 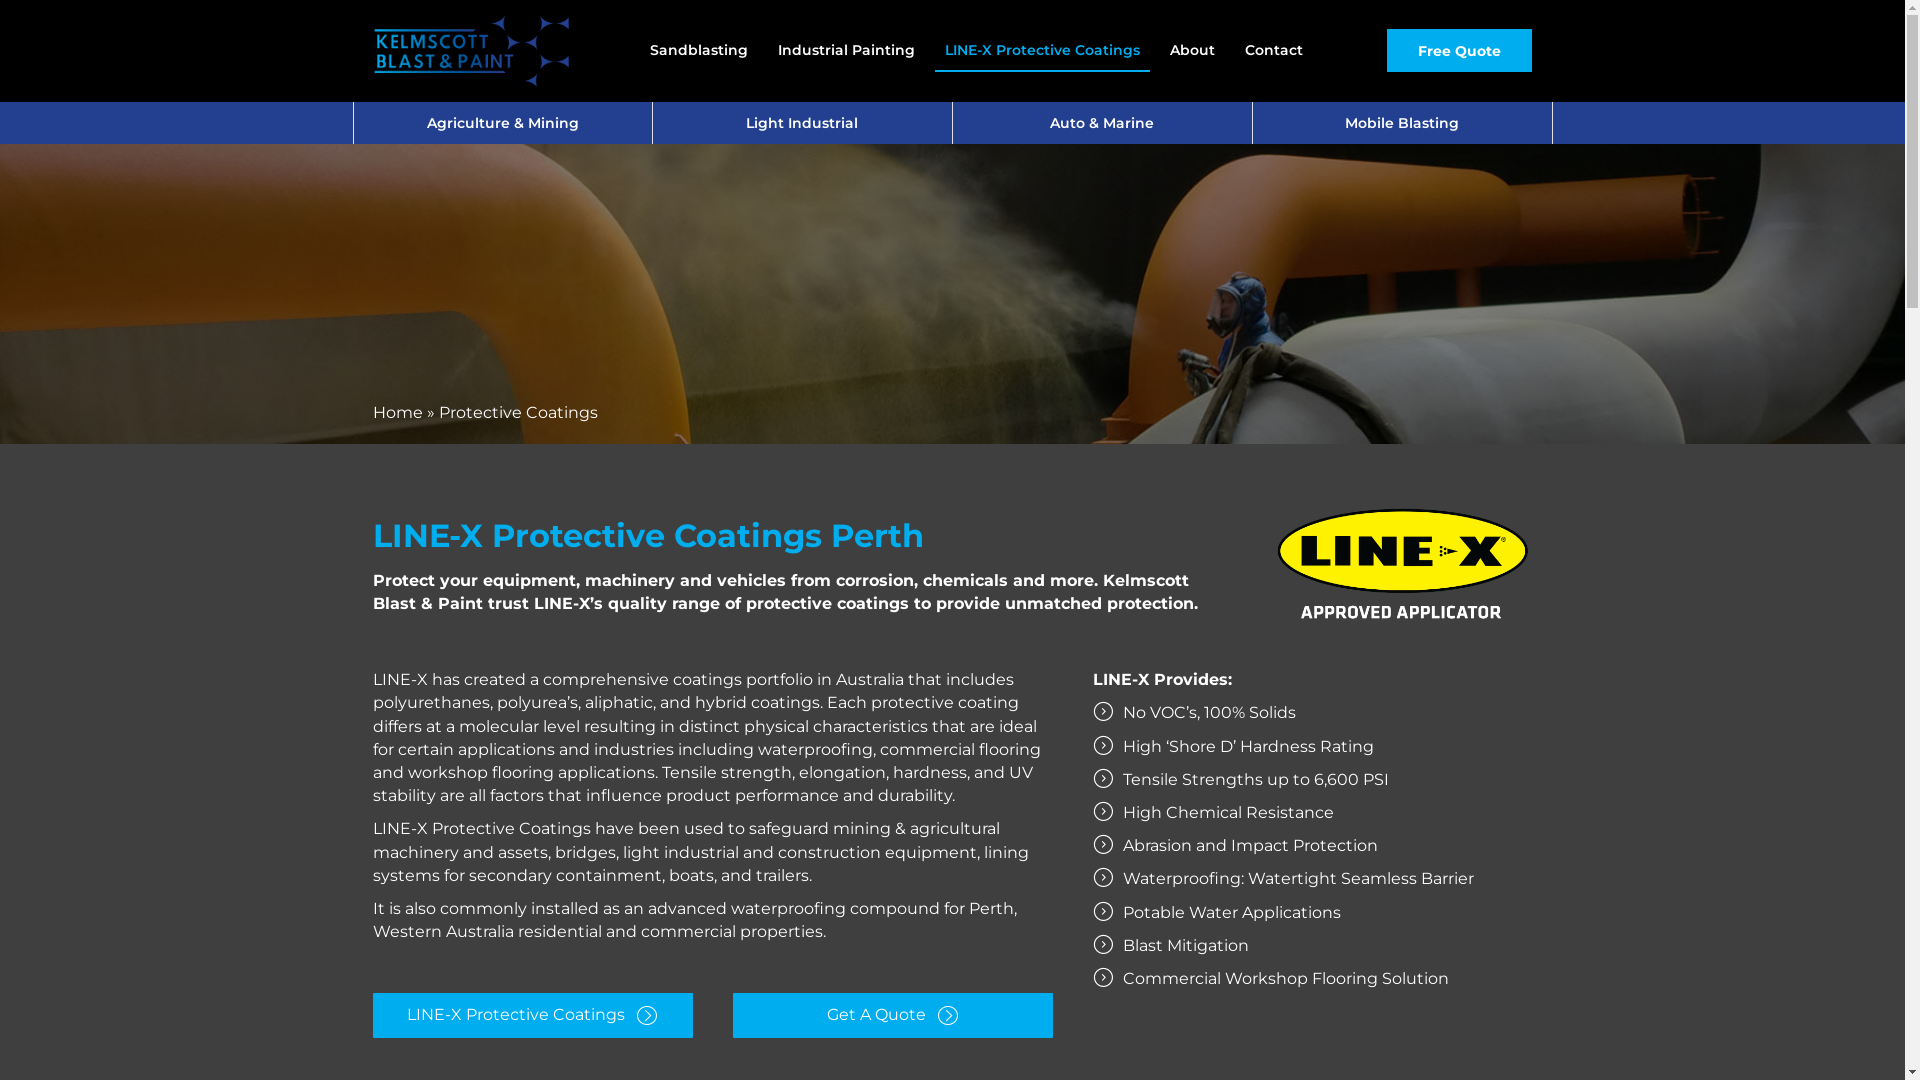 What do you see at coordinates (846, 49) in the screenshot?
I see `'Industrial Painting'` at bounding box center [846, 49].